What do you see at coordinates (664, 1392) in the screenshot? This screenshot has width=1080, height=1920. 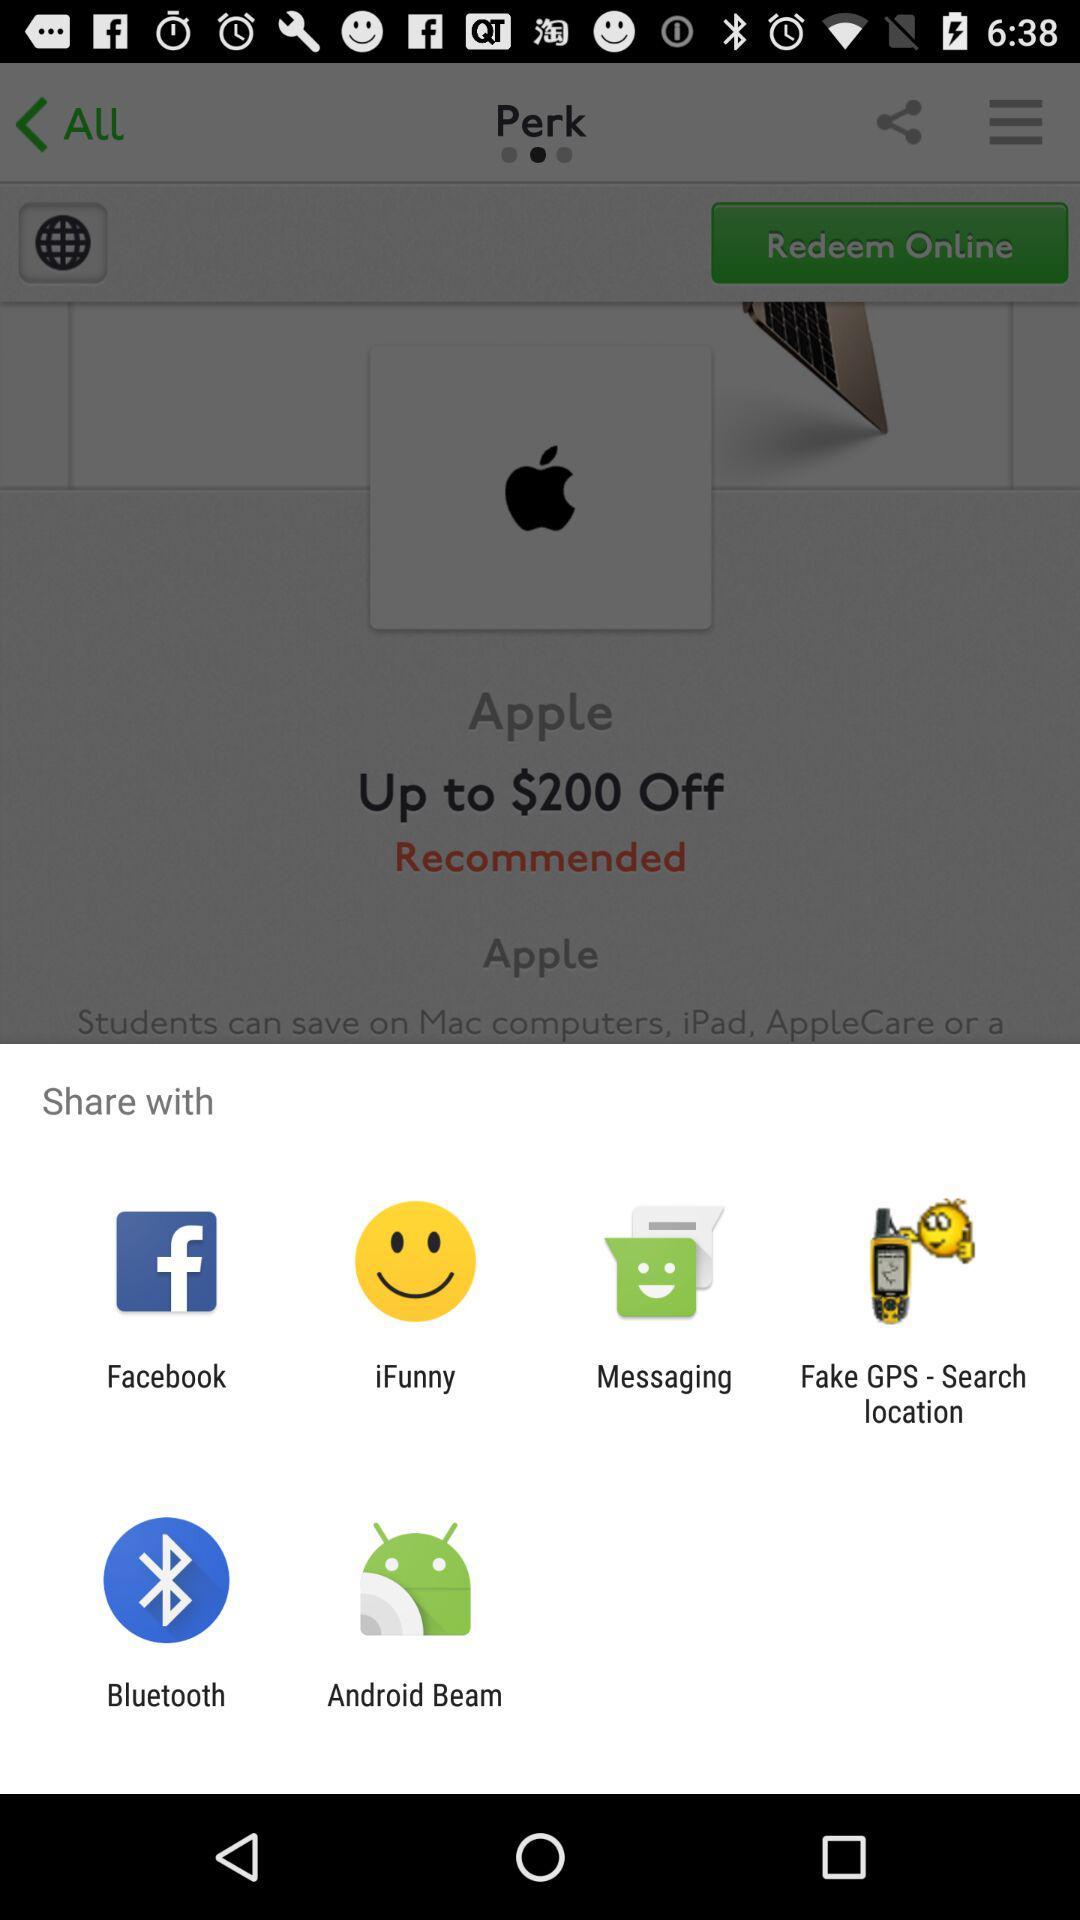 I see `messaging` at bounding box center [664, 1392].